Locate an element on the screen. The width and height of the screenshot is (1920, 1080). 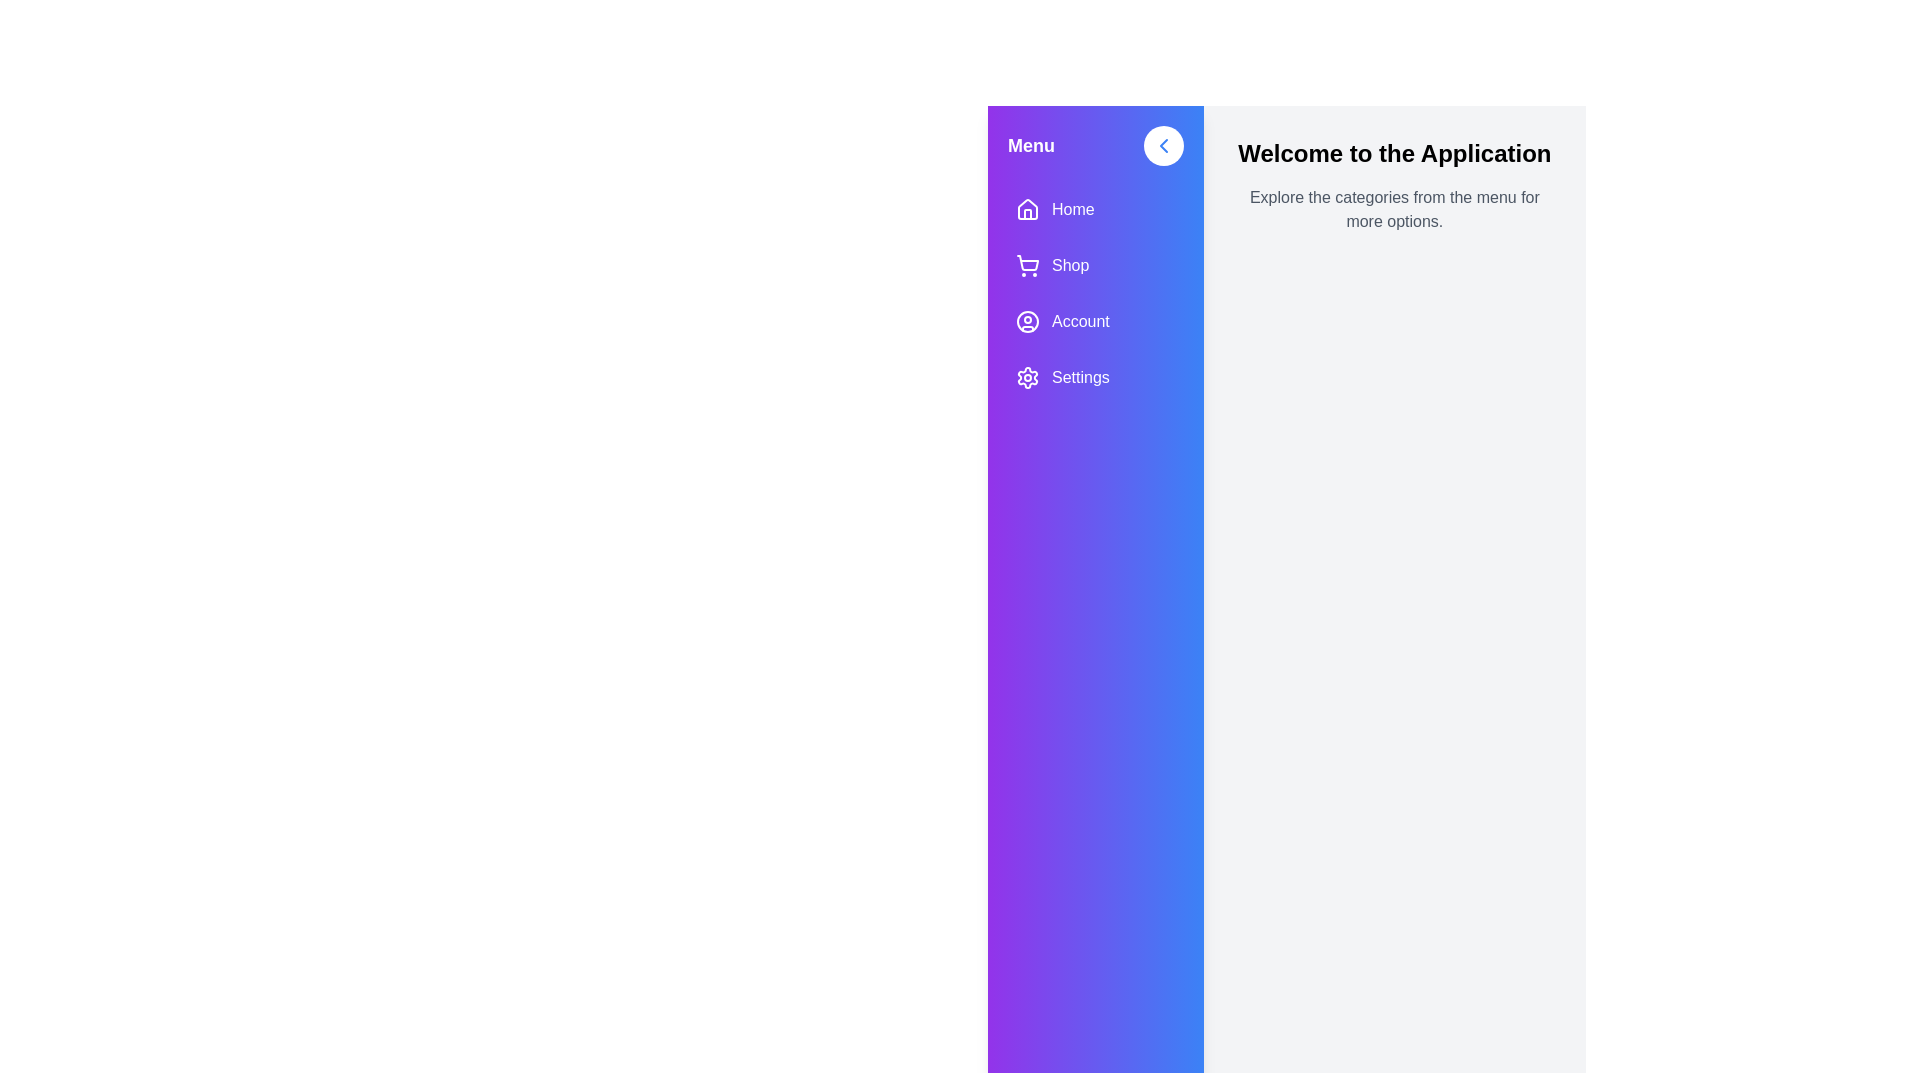
the gear-shaped icon in the left navigation menu is located at coordinates (1027, 378).